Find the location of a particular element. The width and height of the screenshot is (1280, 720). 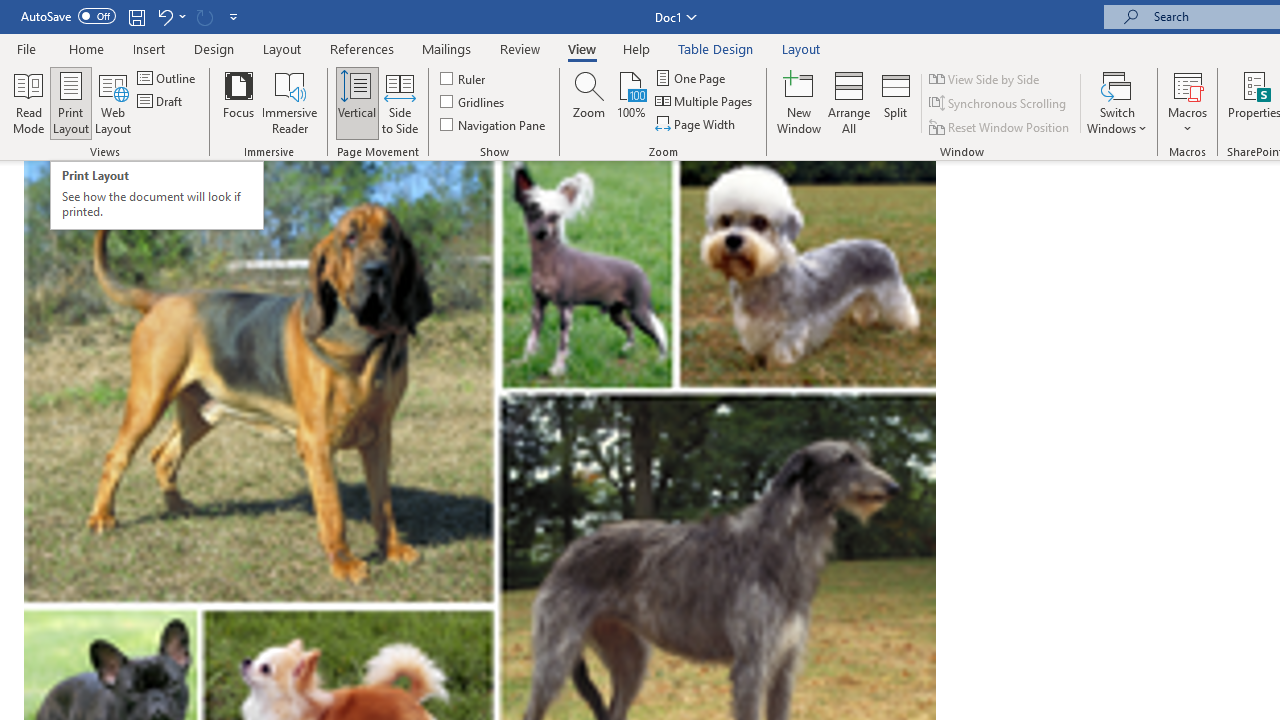

'Outline' is located at coordinates (168, 77).